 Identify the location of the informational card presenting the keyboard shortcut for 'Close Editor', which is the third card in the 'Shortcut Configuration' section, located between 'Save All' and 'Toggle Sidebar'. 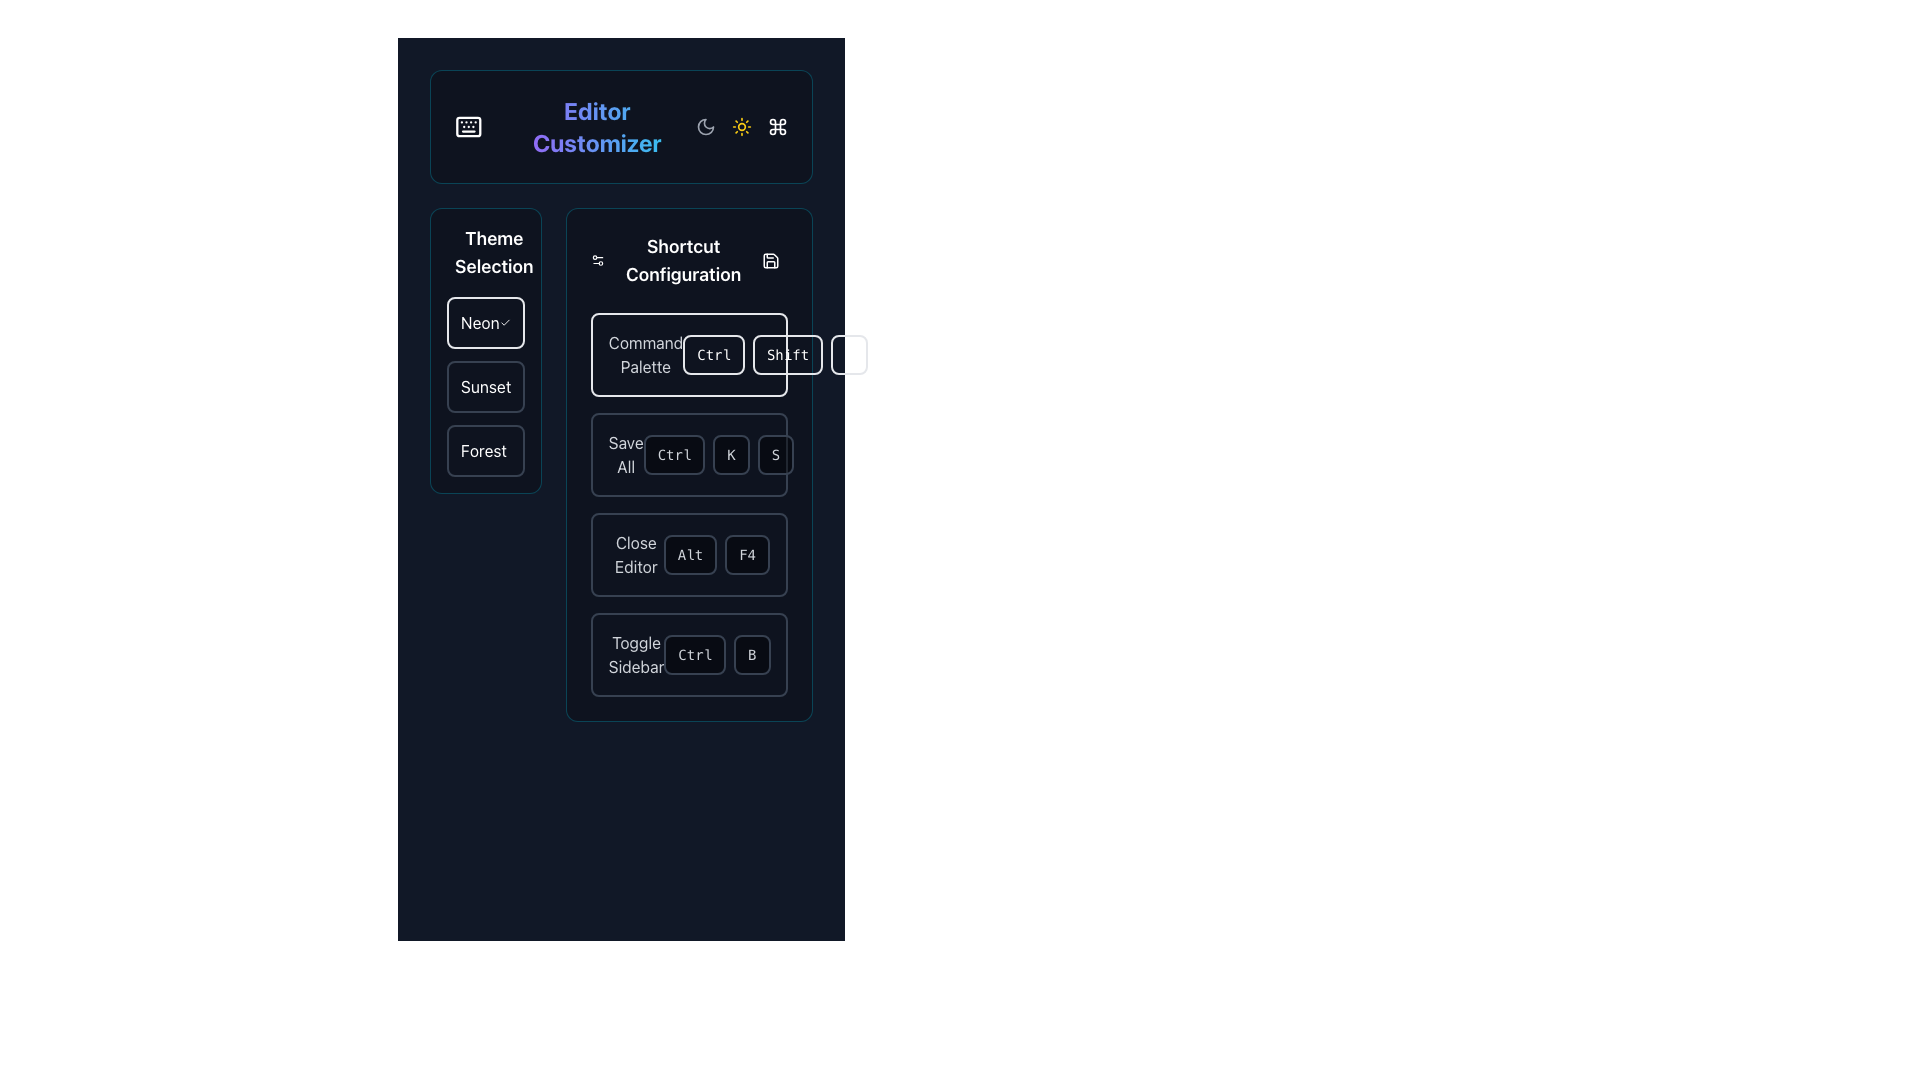
(689, 555).